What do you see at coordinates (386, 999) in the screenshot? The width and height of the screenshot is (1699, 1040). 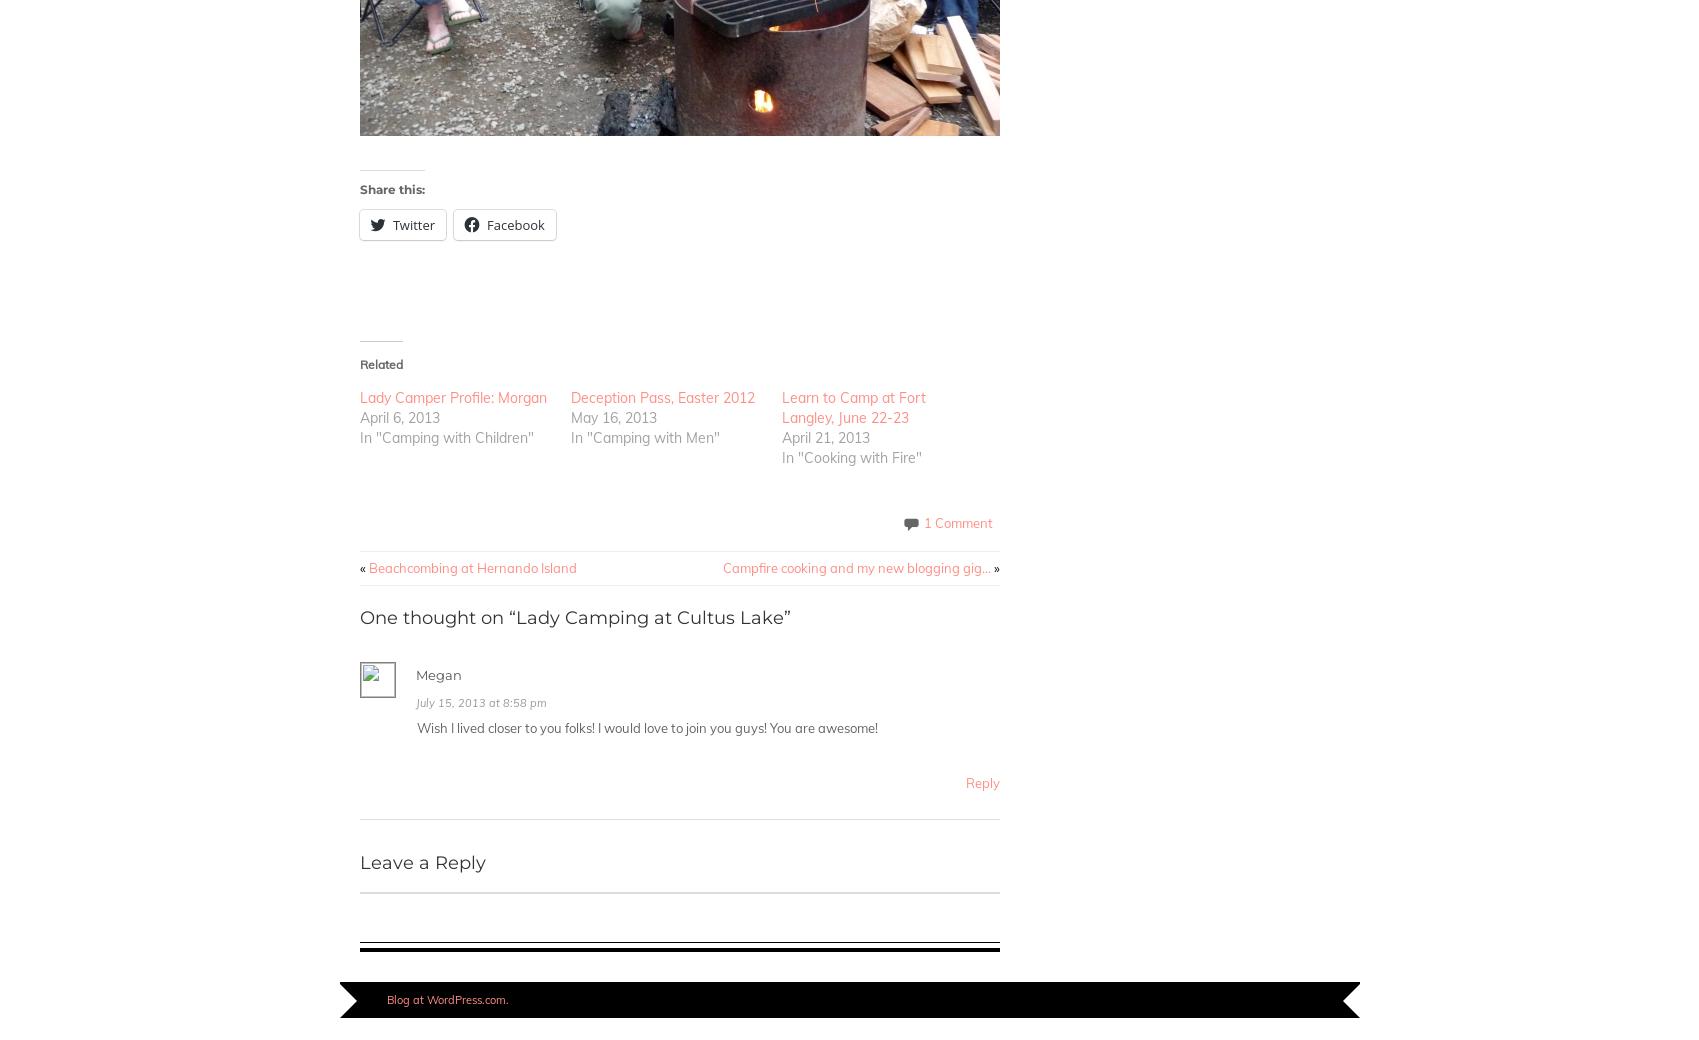 I see `'Blog at WordPress.com.'` at bounding box center [386, 999].